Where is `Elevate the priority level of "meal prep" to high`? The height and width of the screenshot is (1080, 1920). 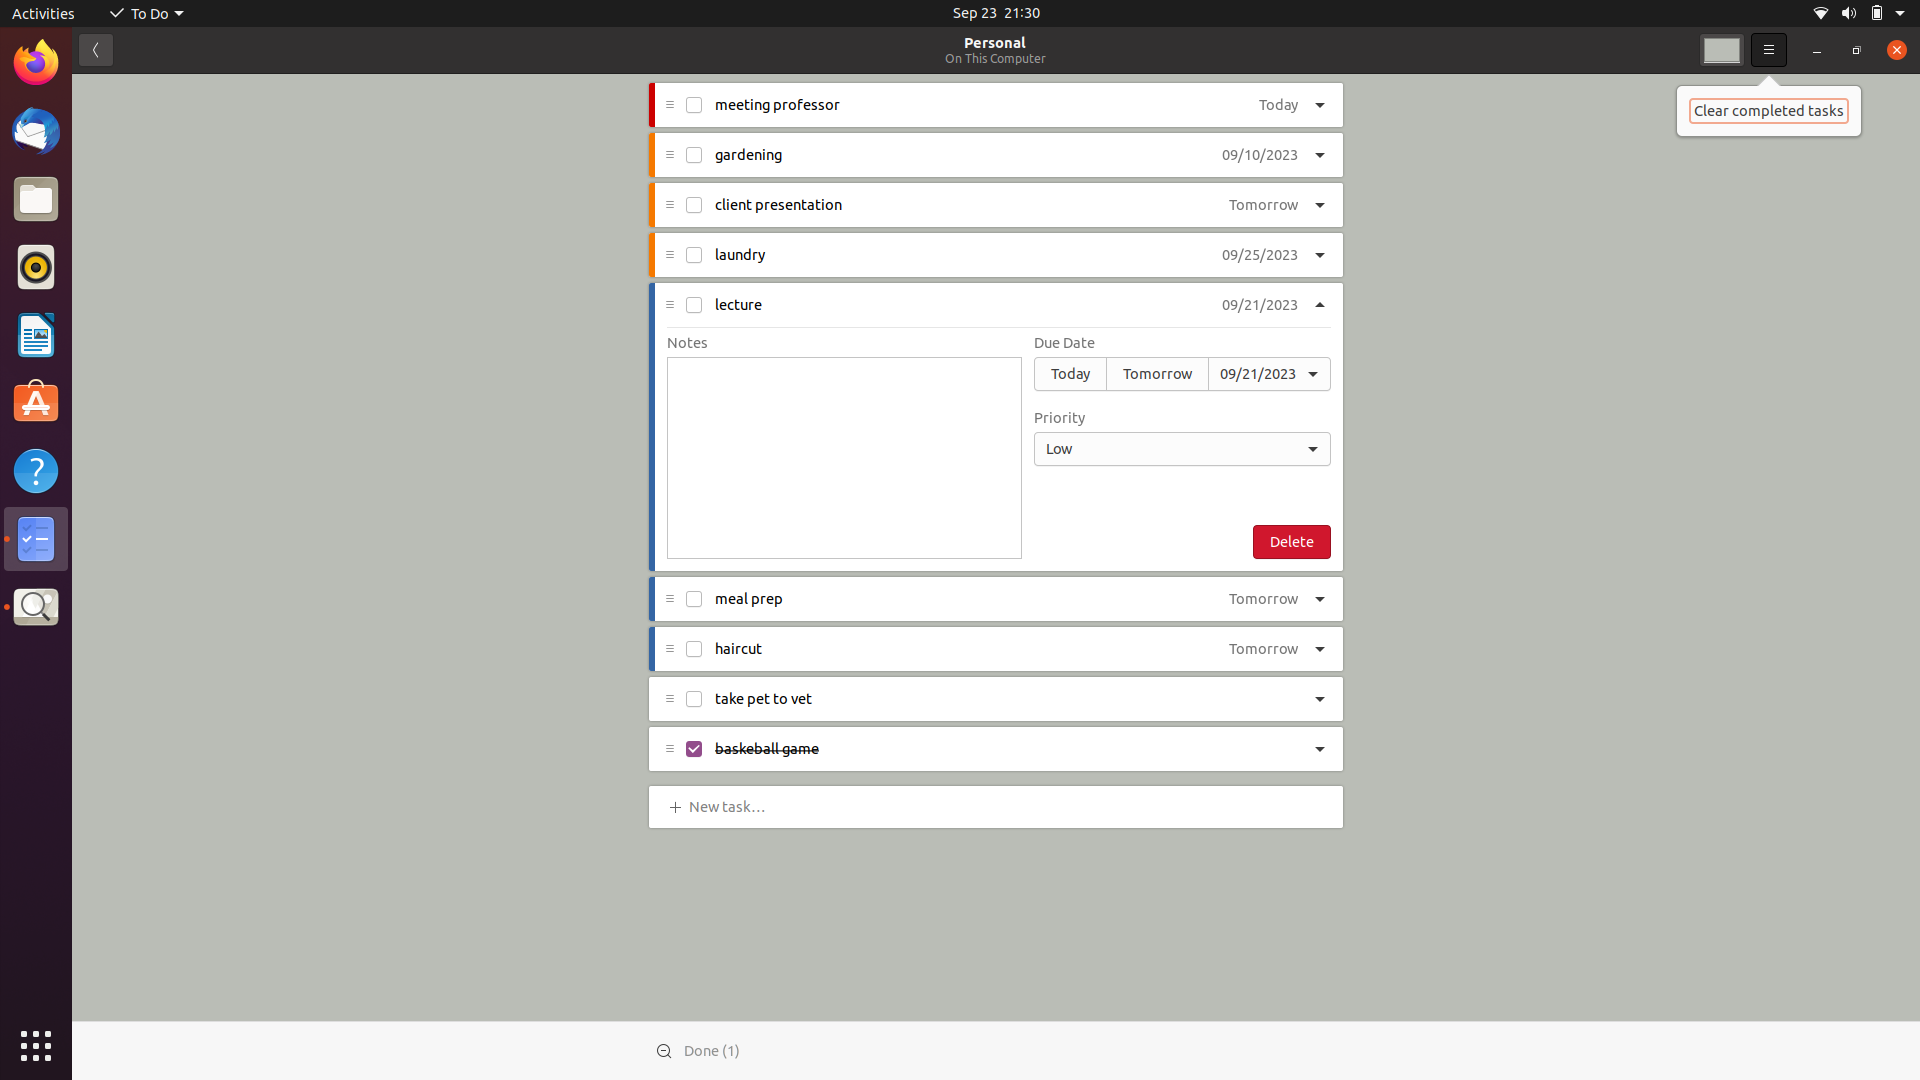 Elevate the priority level of "meal prep" to high is located at coordinates (1323, 597).